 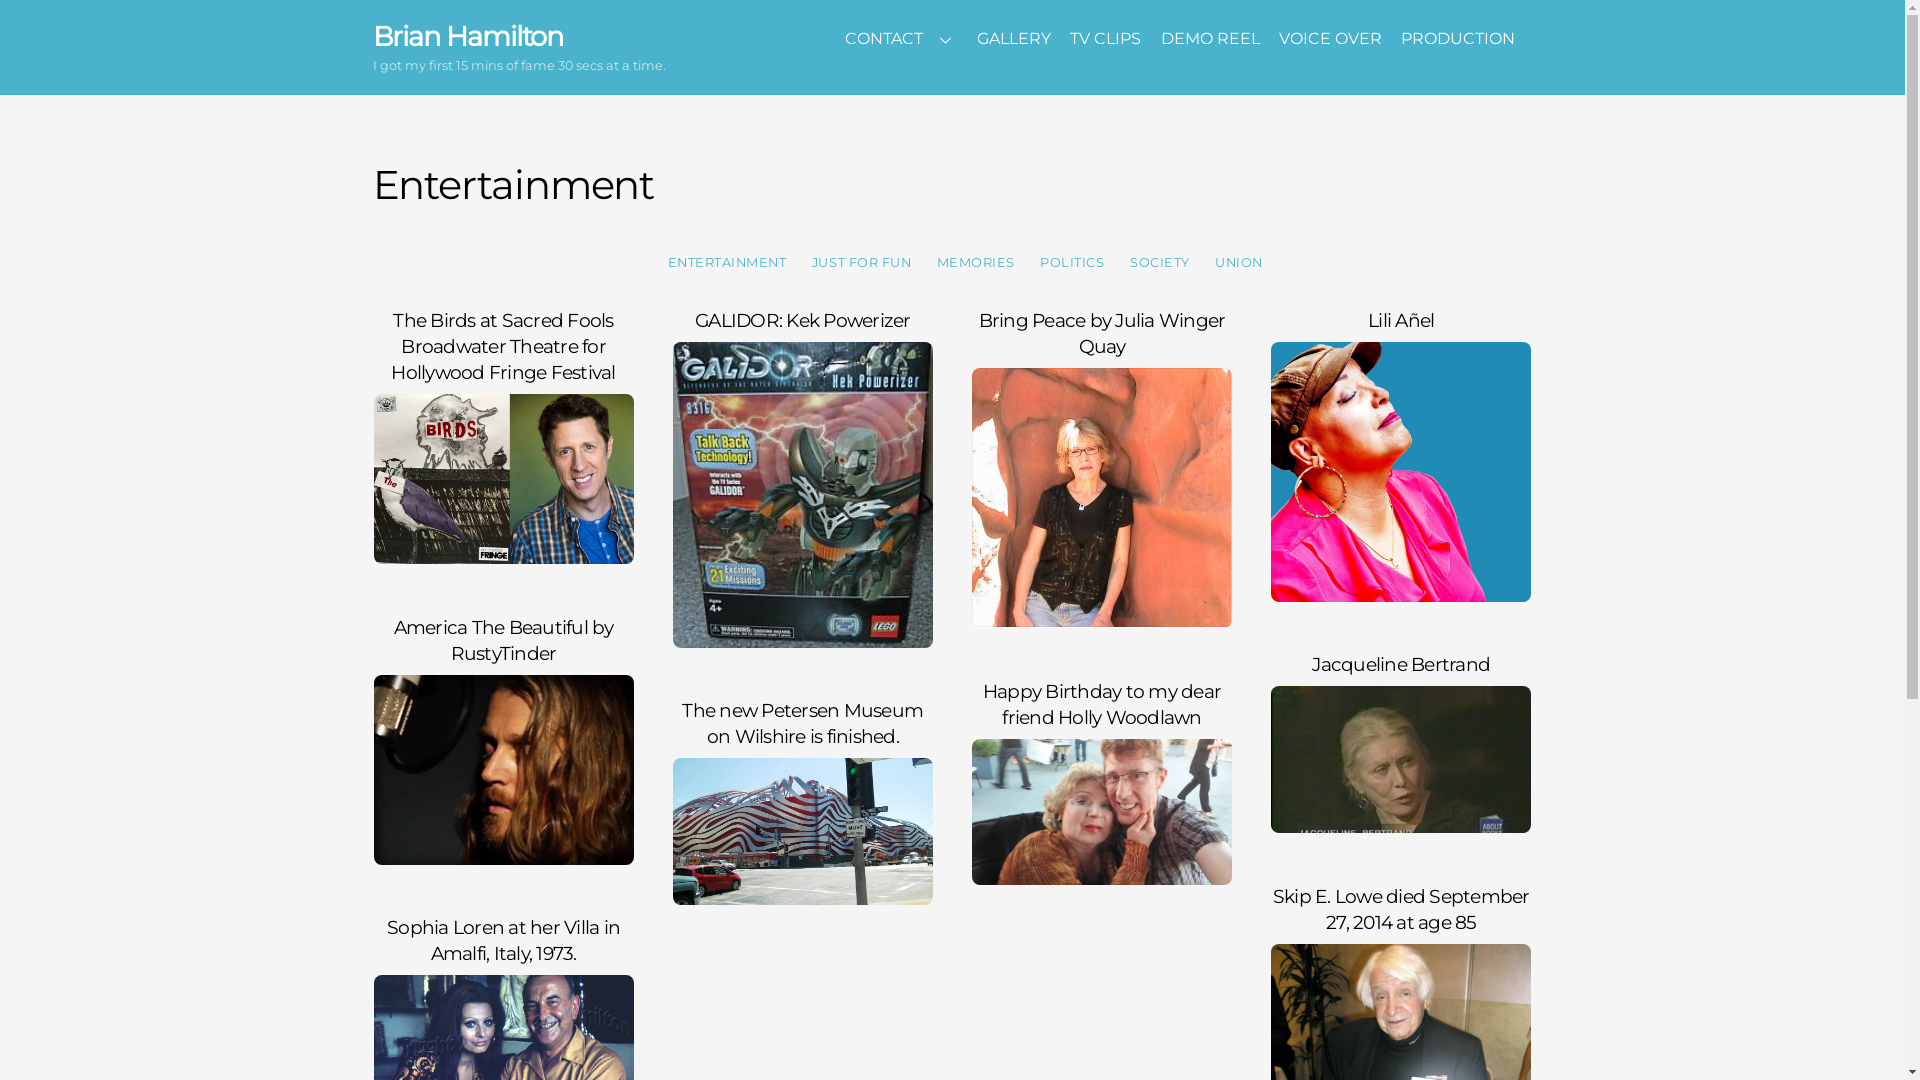 What do you see at coordinates (802, 723) in the screenshot?
I see `'The new Petersen Museum on Wilshire is finished.'` at bounding box center [802, 723].